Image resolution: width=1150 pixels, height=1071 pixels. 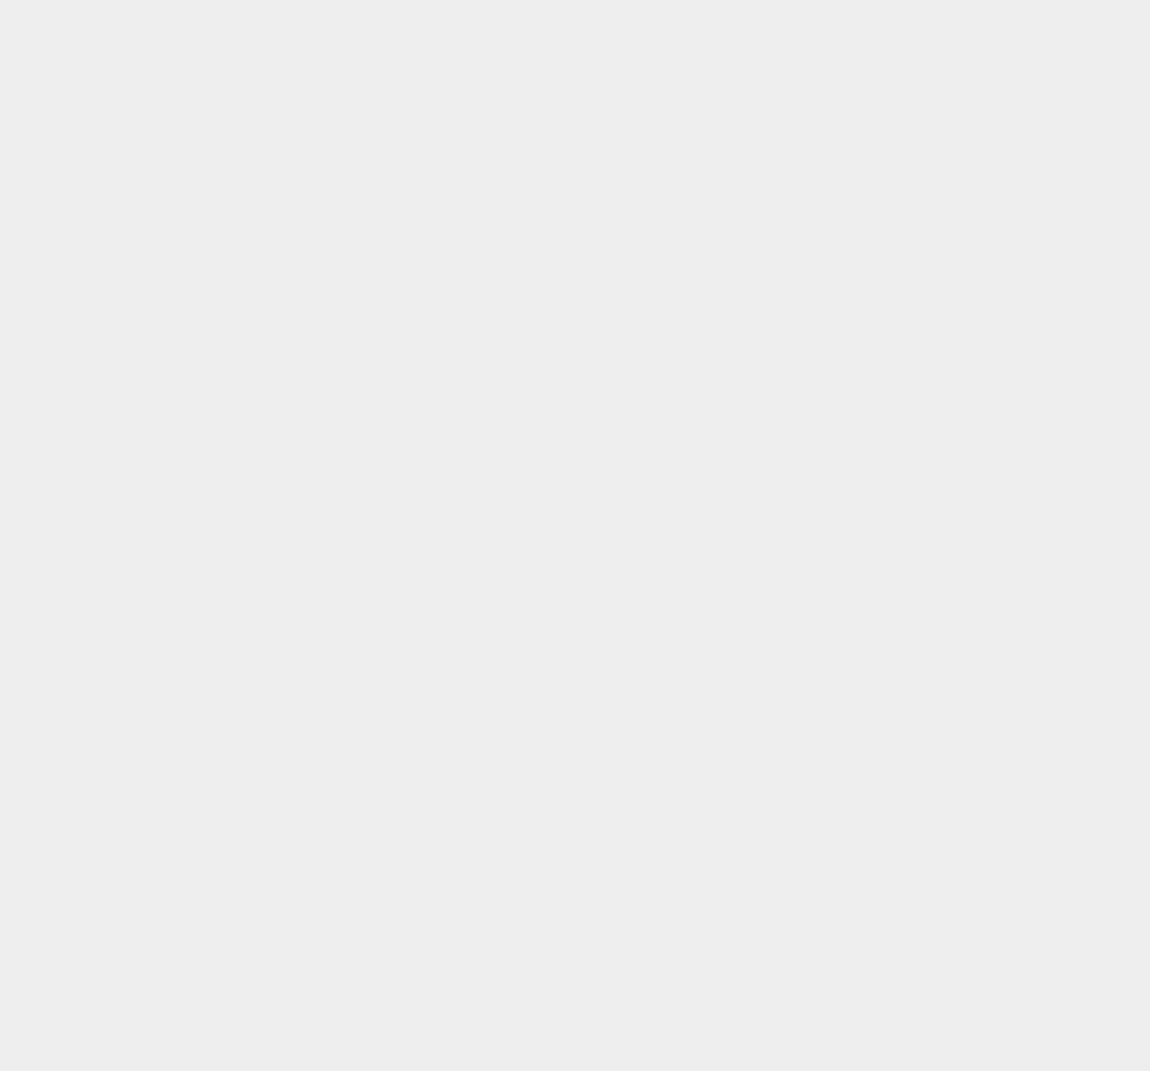 I want to click on 'iGoogle', so click(x=835, y=965).